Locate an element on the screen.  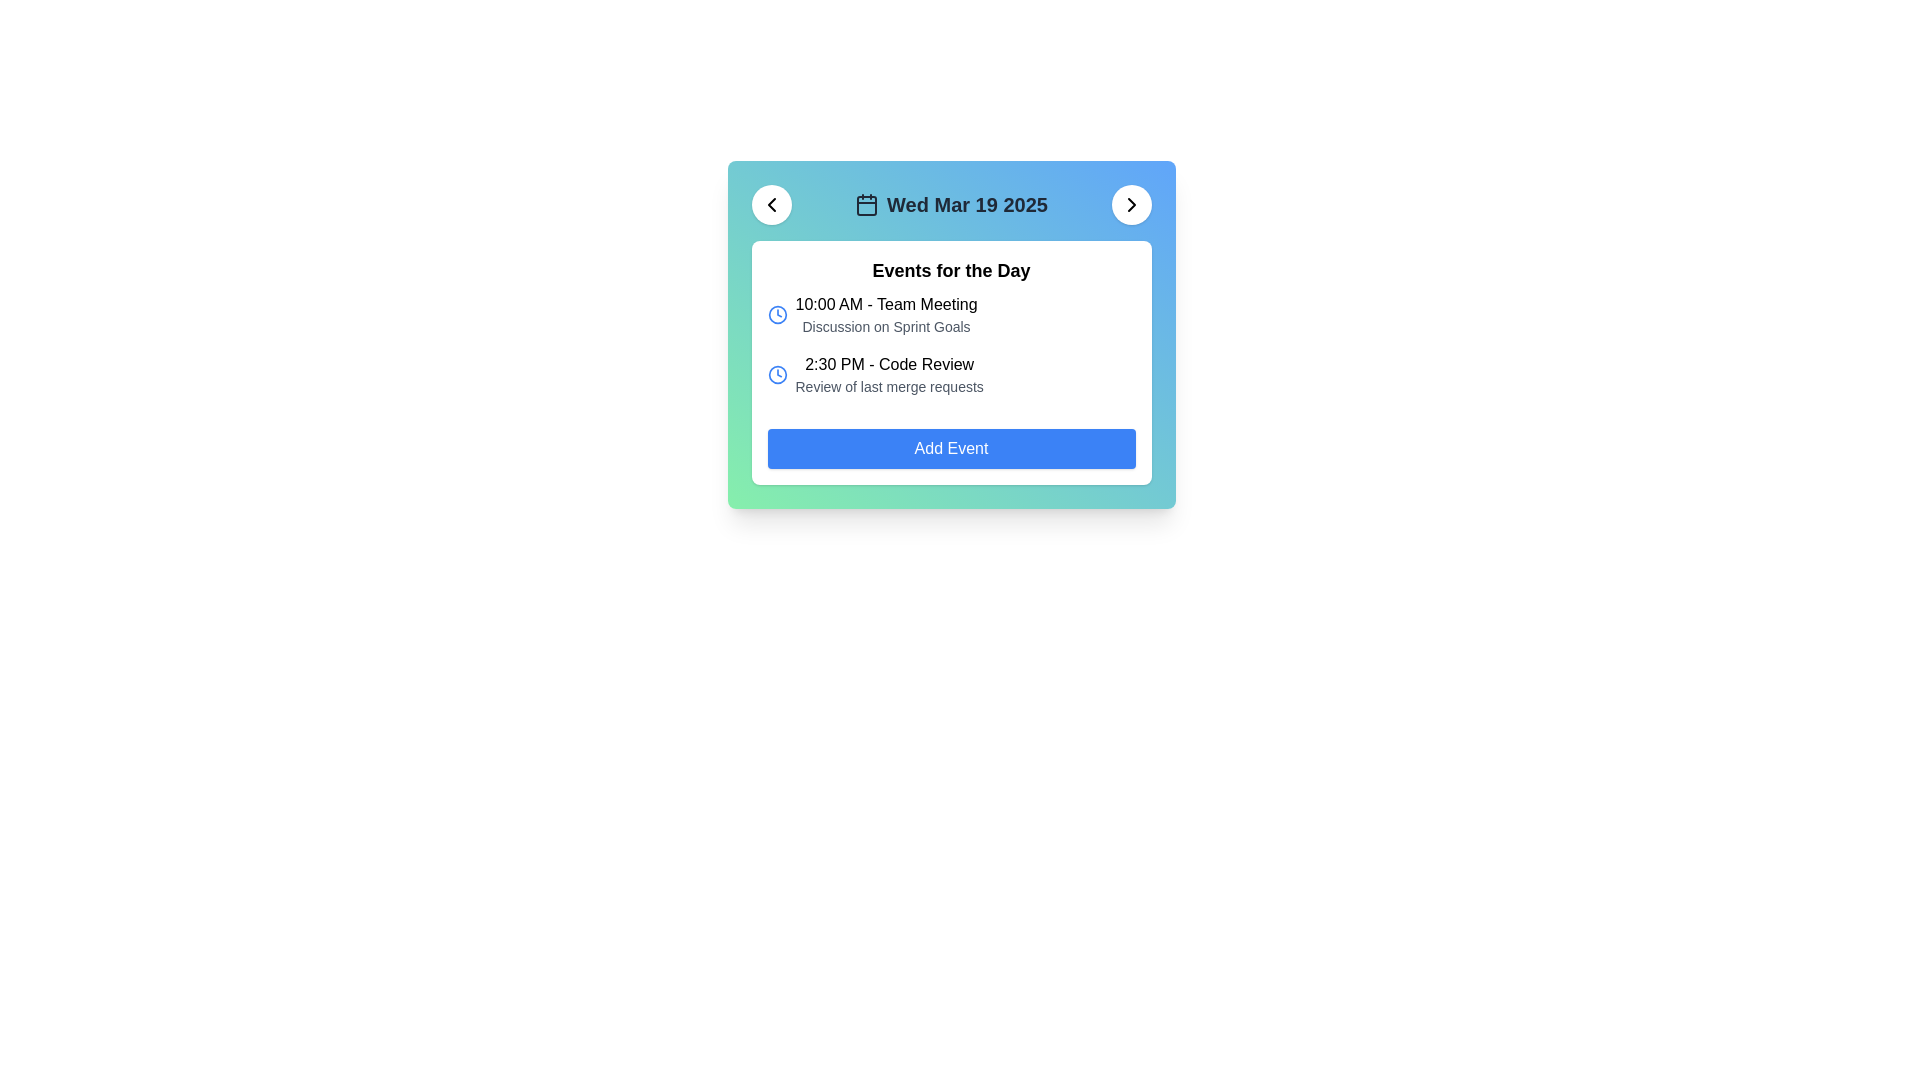
on the event entry titled '2:30 PM - Code Review' in the schedule panel is located at coordinates (950, 374).